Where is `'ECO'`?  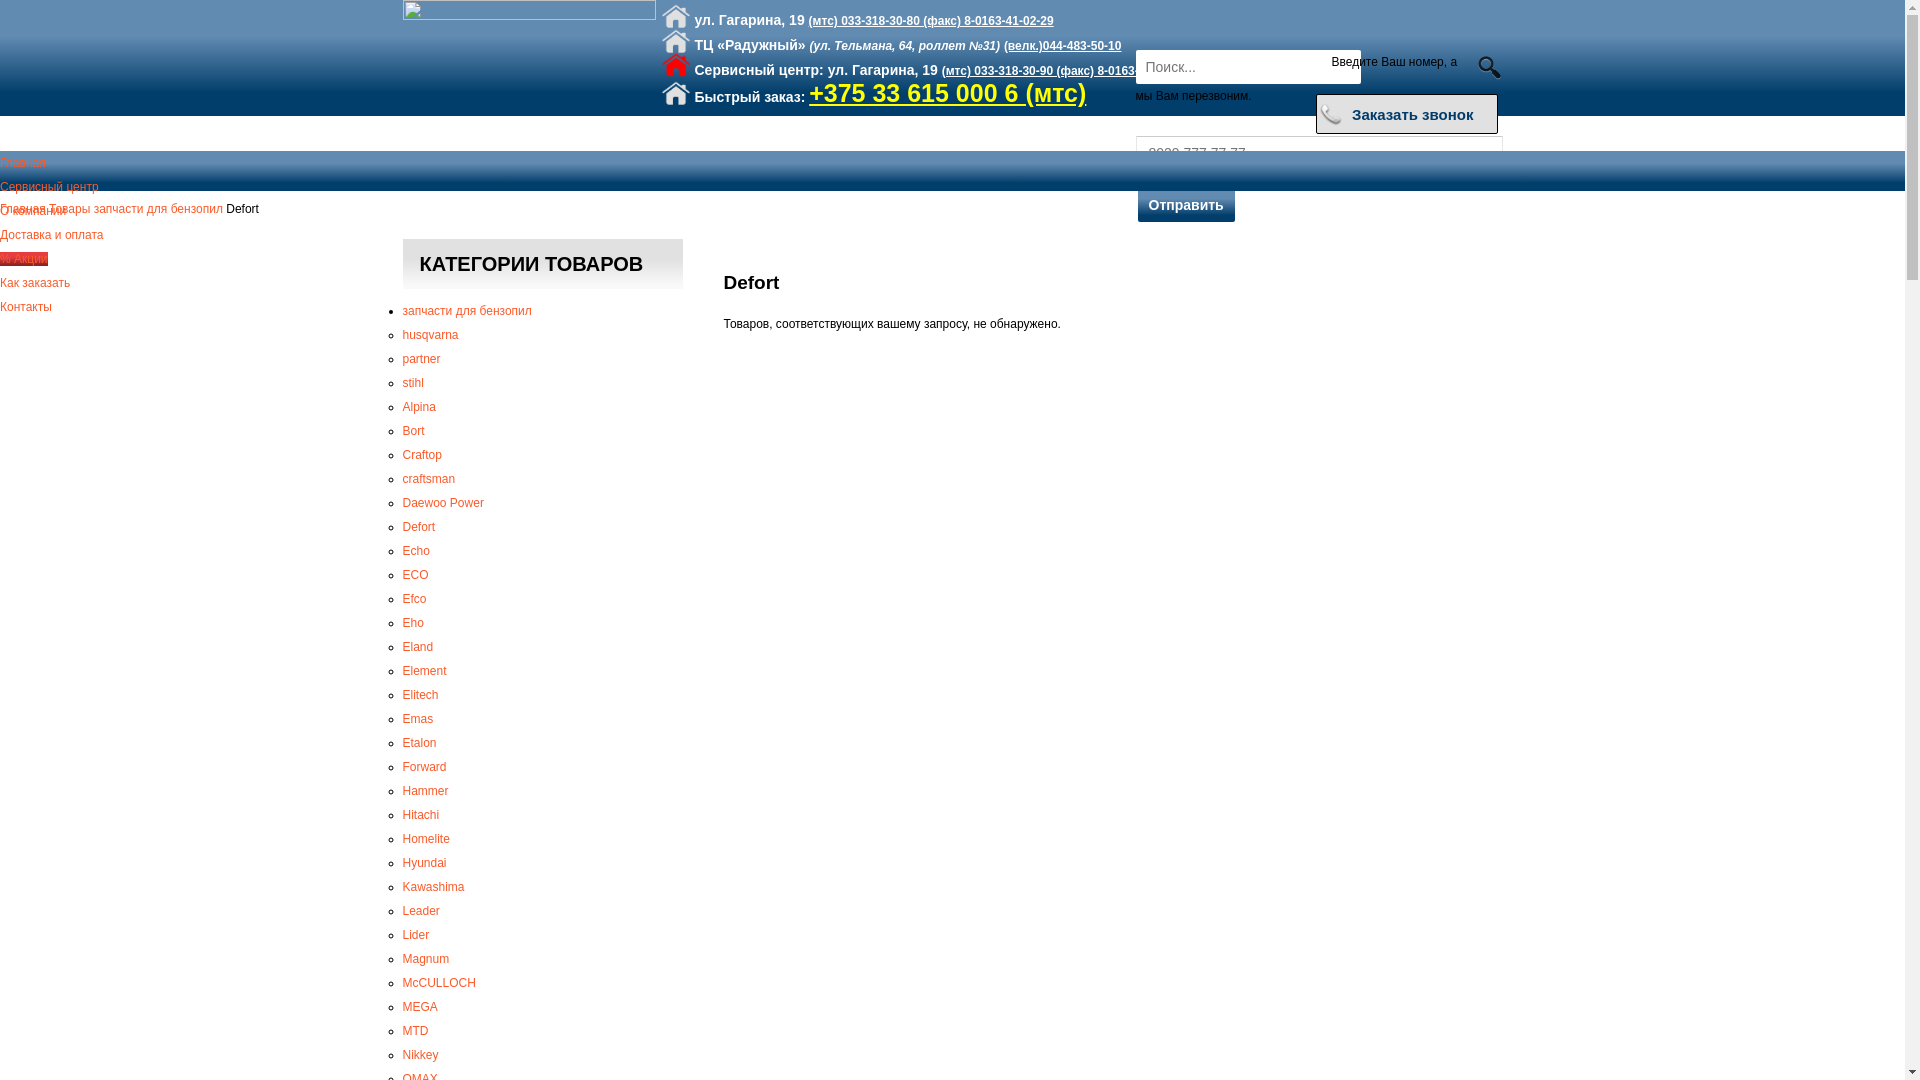
'ECO' is located at coordinates (413, 574).